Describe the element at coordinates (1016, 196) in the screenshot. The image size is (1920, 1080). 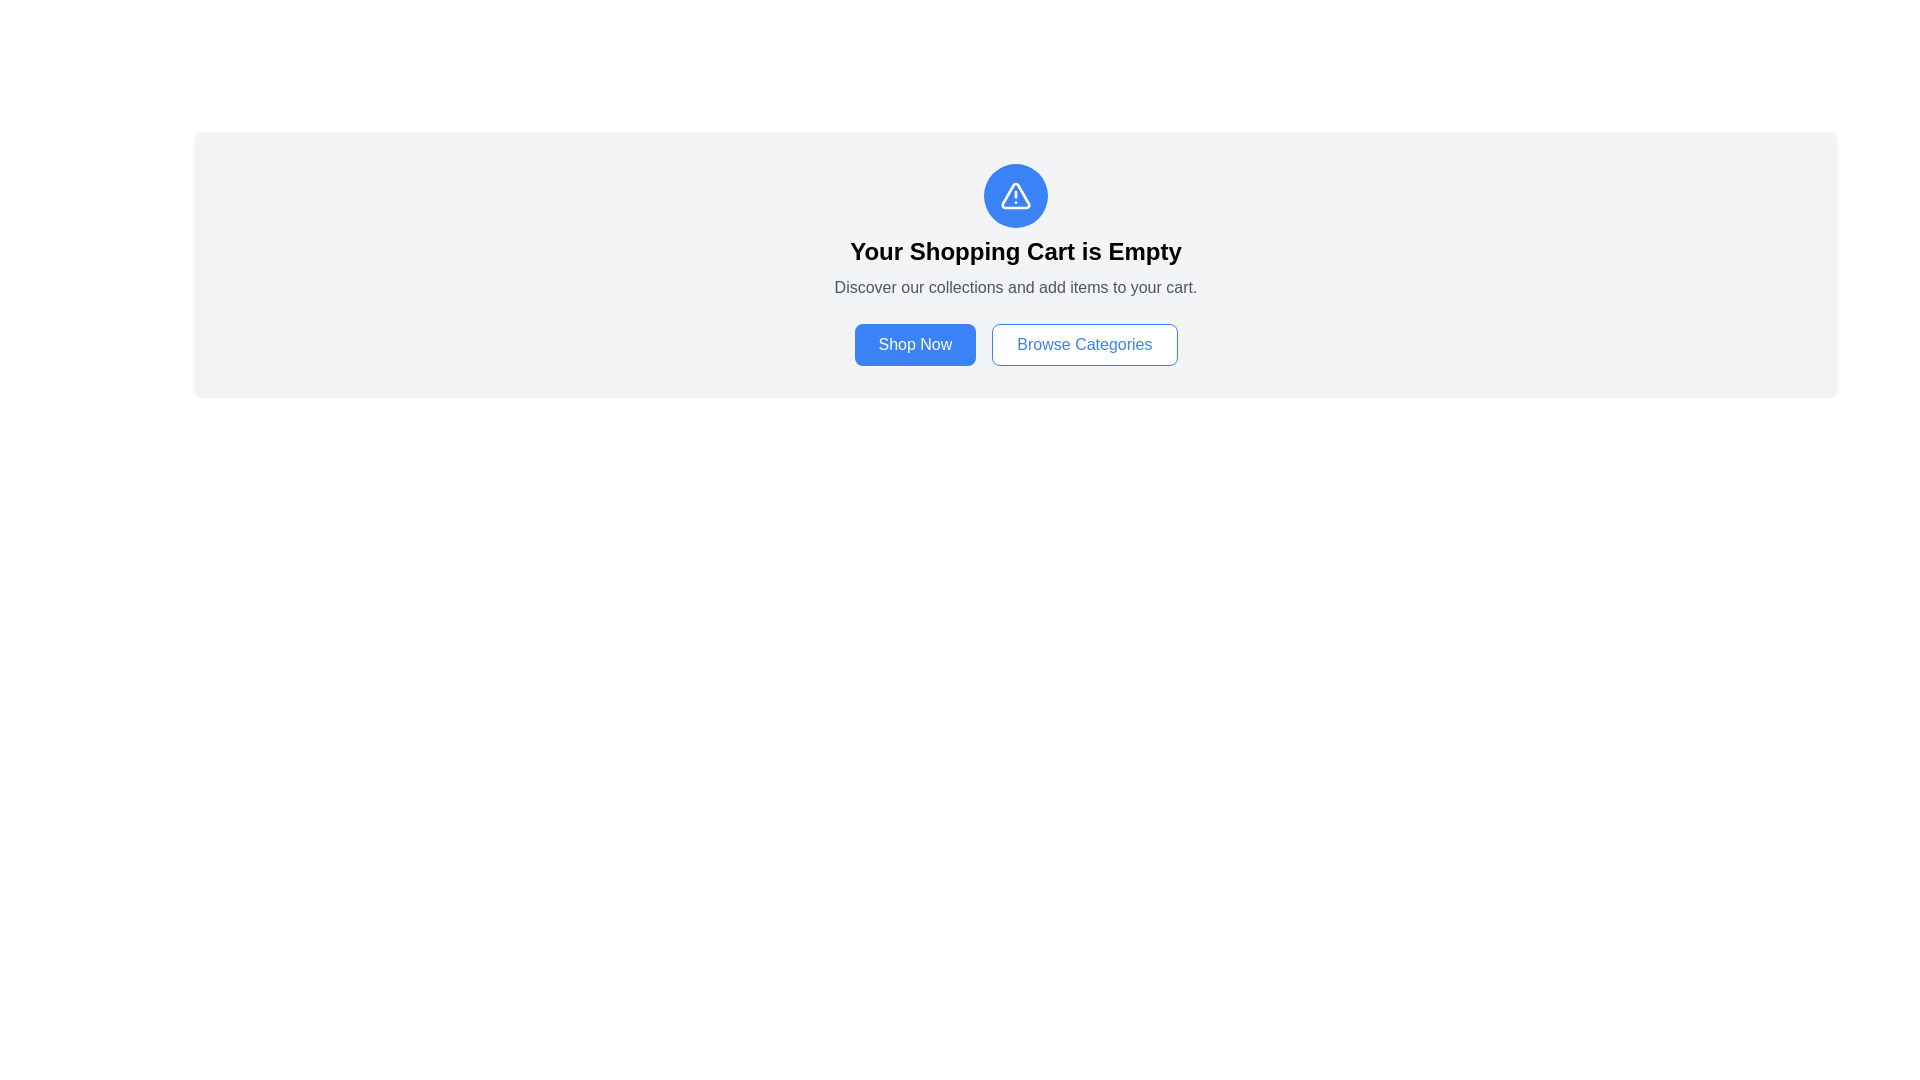
I see `the warning or alert icon inside a blue circular background, which is located at the center above the text 'Your Shopping Cart is Empty'` at that location.